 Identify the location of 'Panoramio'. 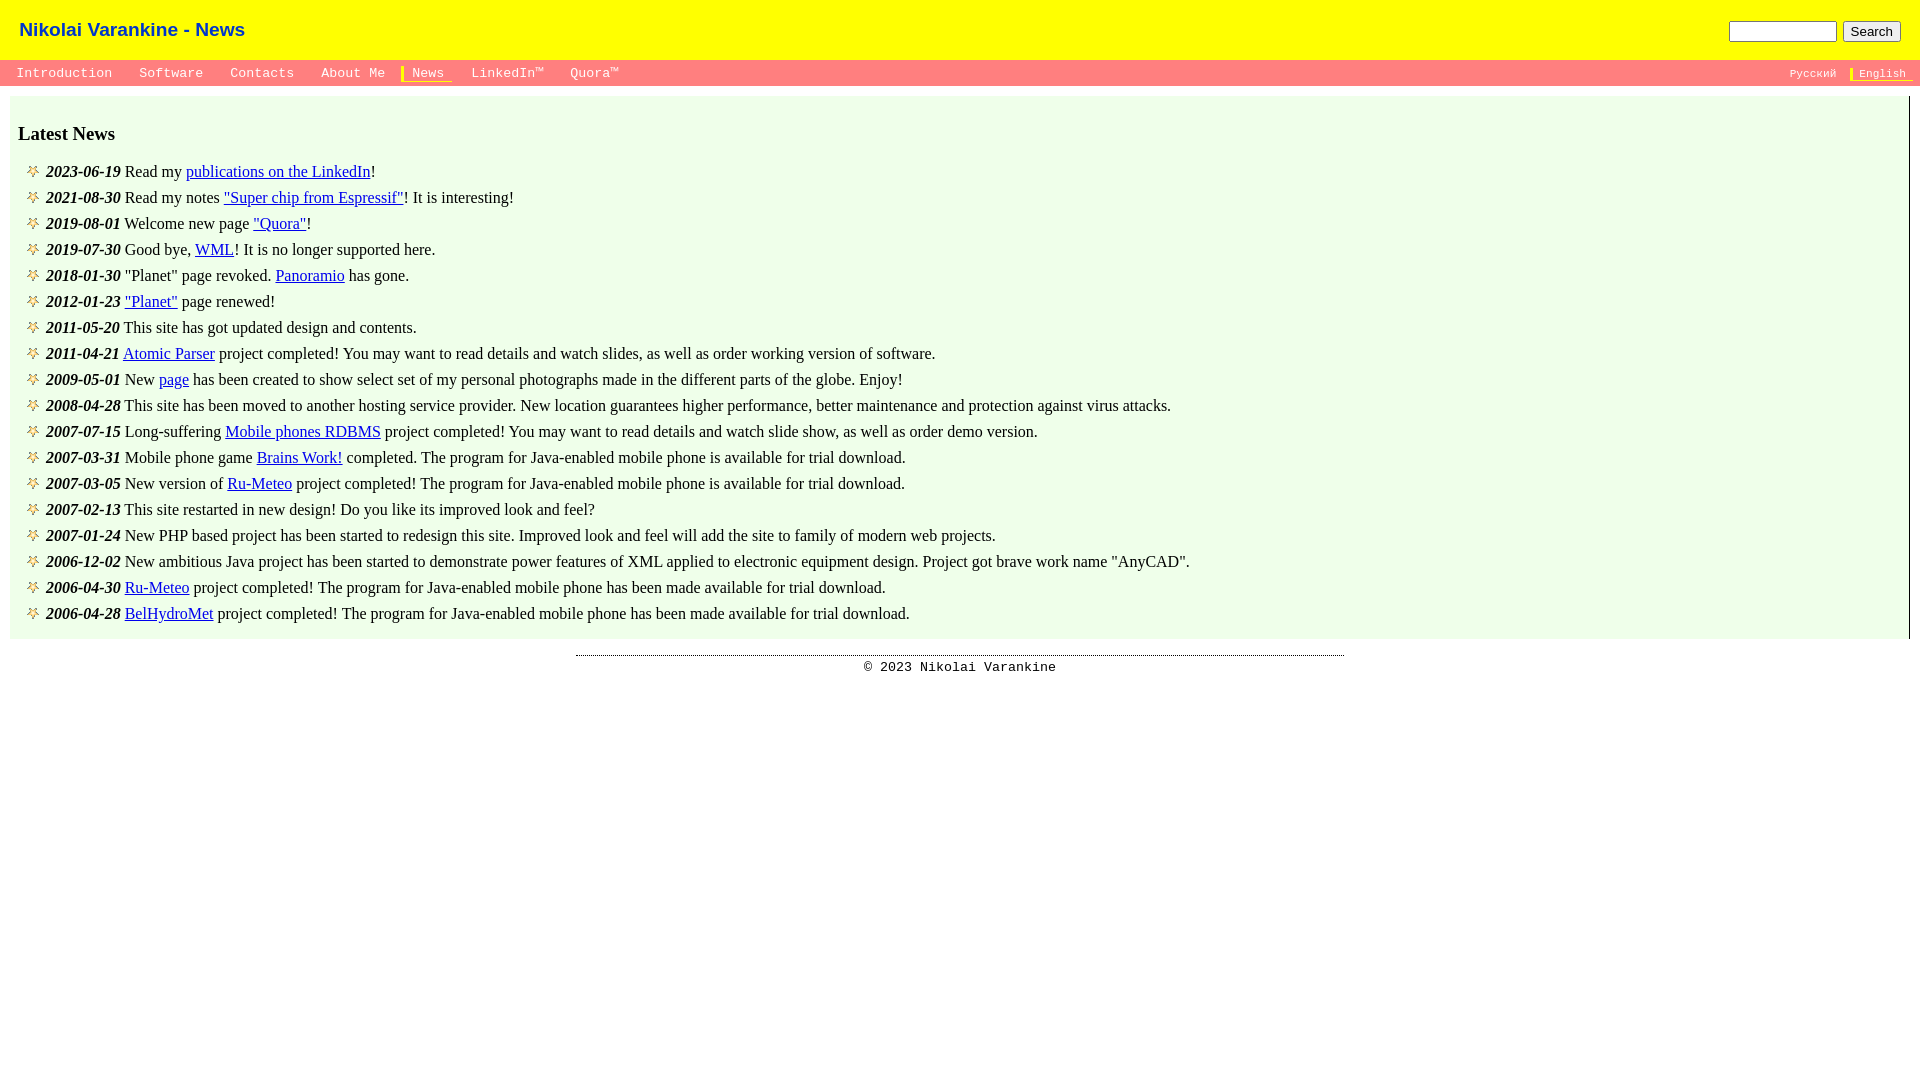
(308, 275).